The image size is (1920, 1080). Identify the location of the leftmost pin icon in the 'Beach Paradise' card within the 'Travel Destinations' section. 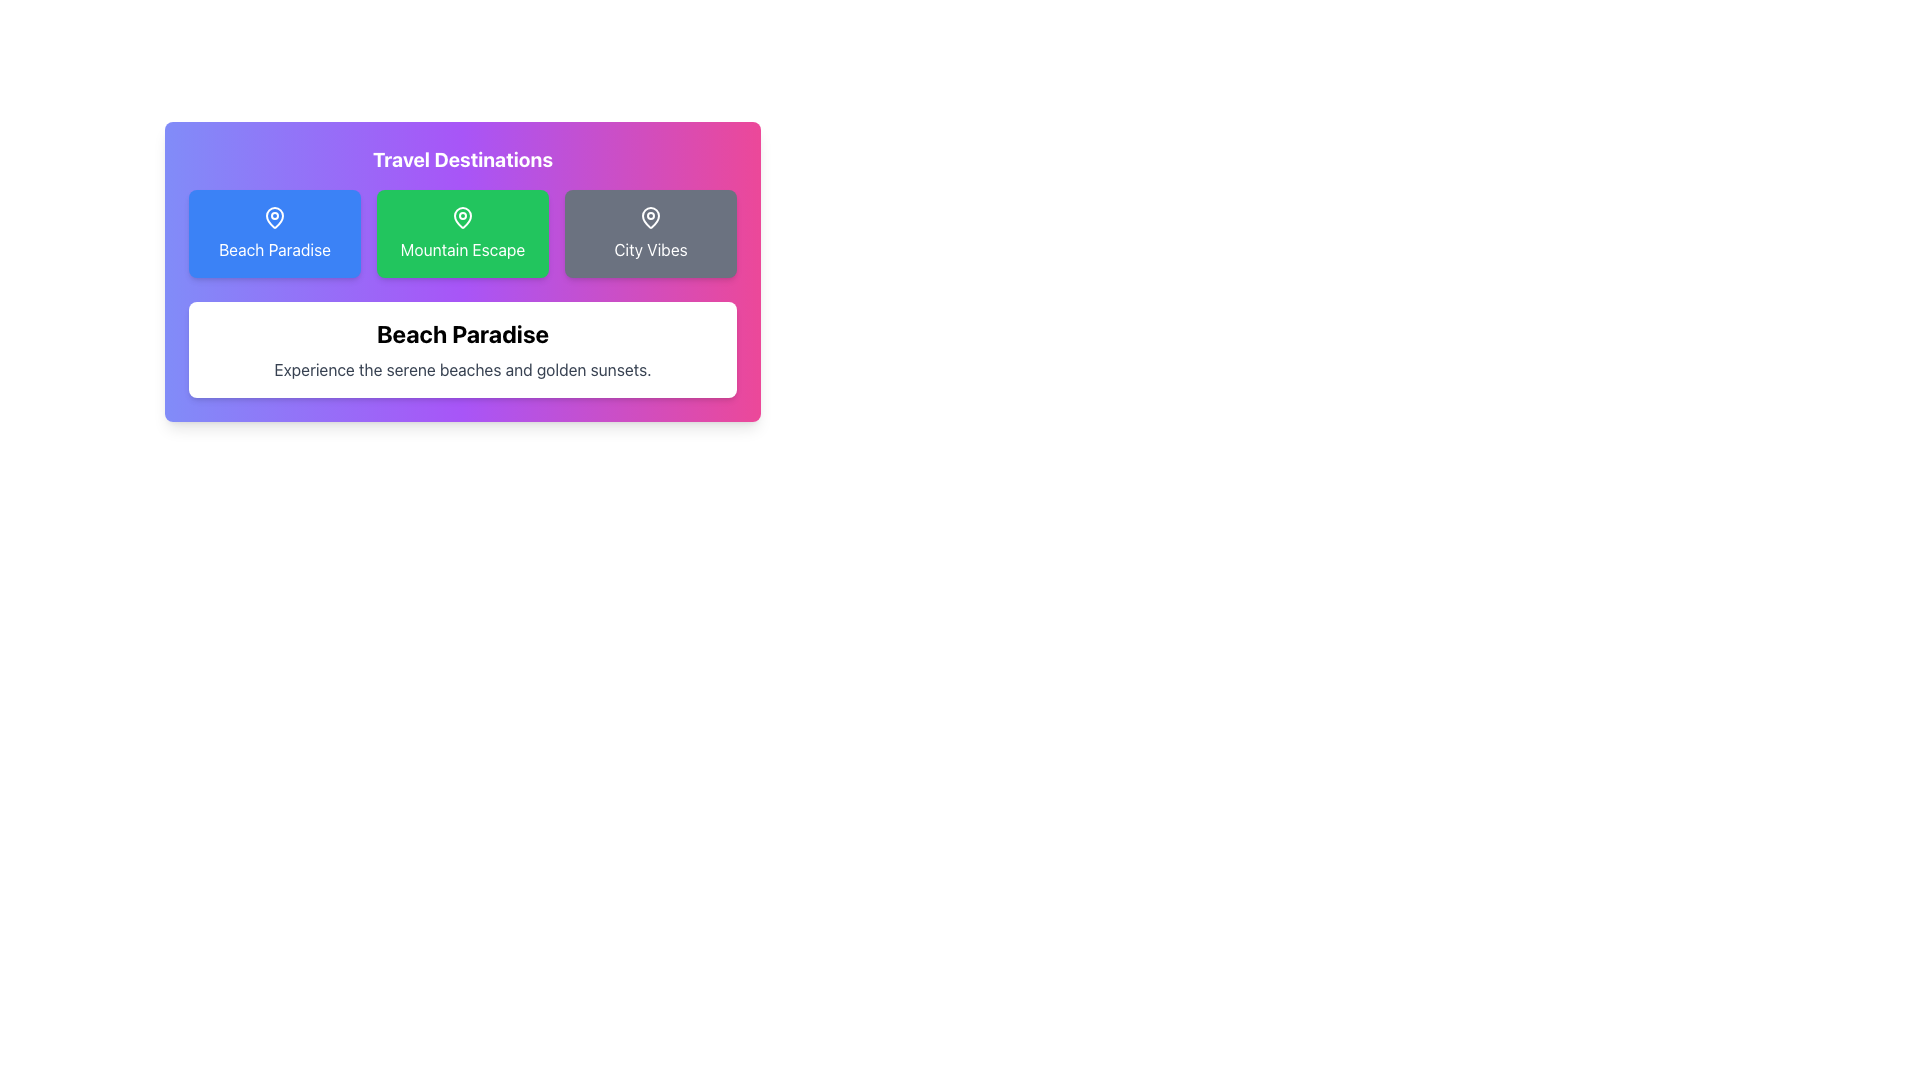
(273, 216).